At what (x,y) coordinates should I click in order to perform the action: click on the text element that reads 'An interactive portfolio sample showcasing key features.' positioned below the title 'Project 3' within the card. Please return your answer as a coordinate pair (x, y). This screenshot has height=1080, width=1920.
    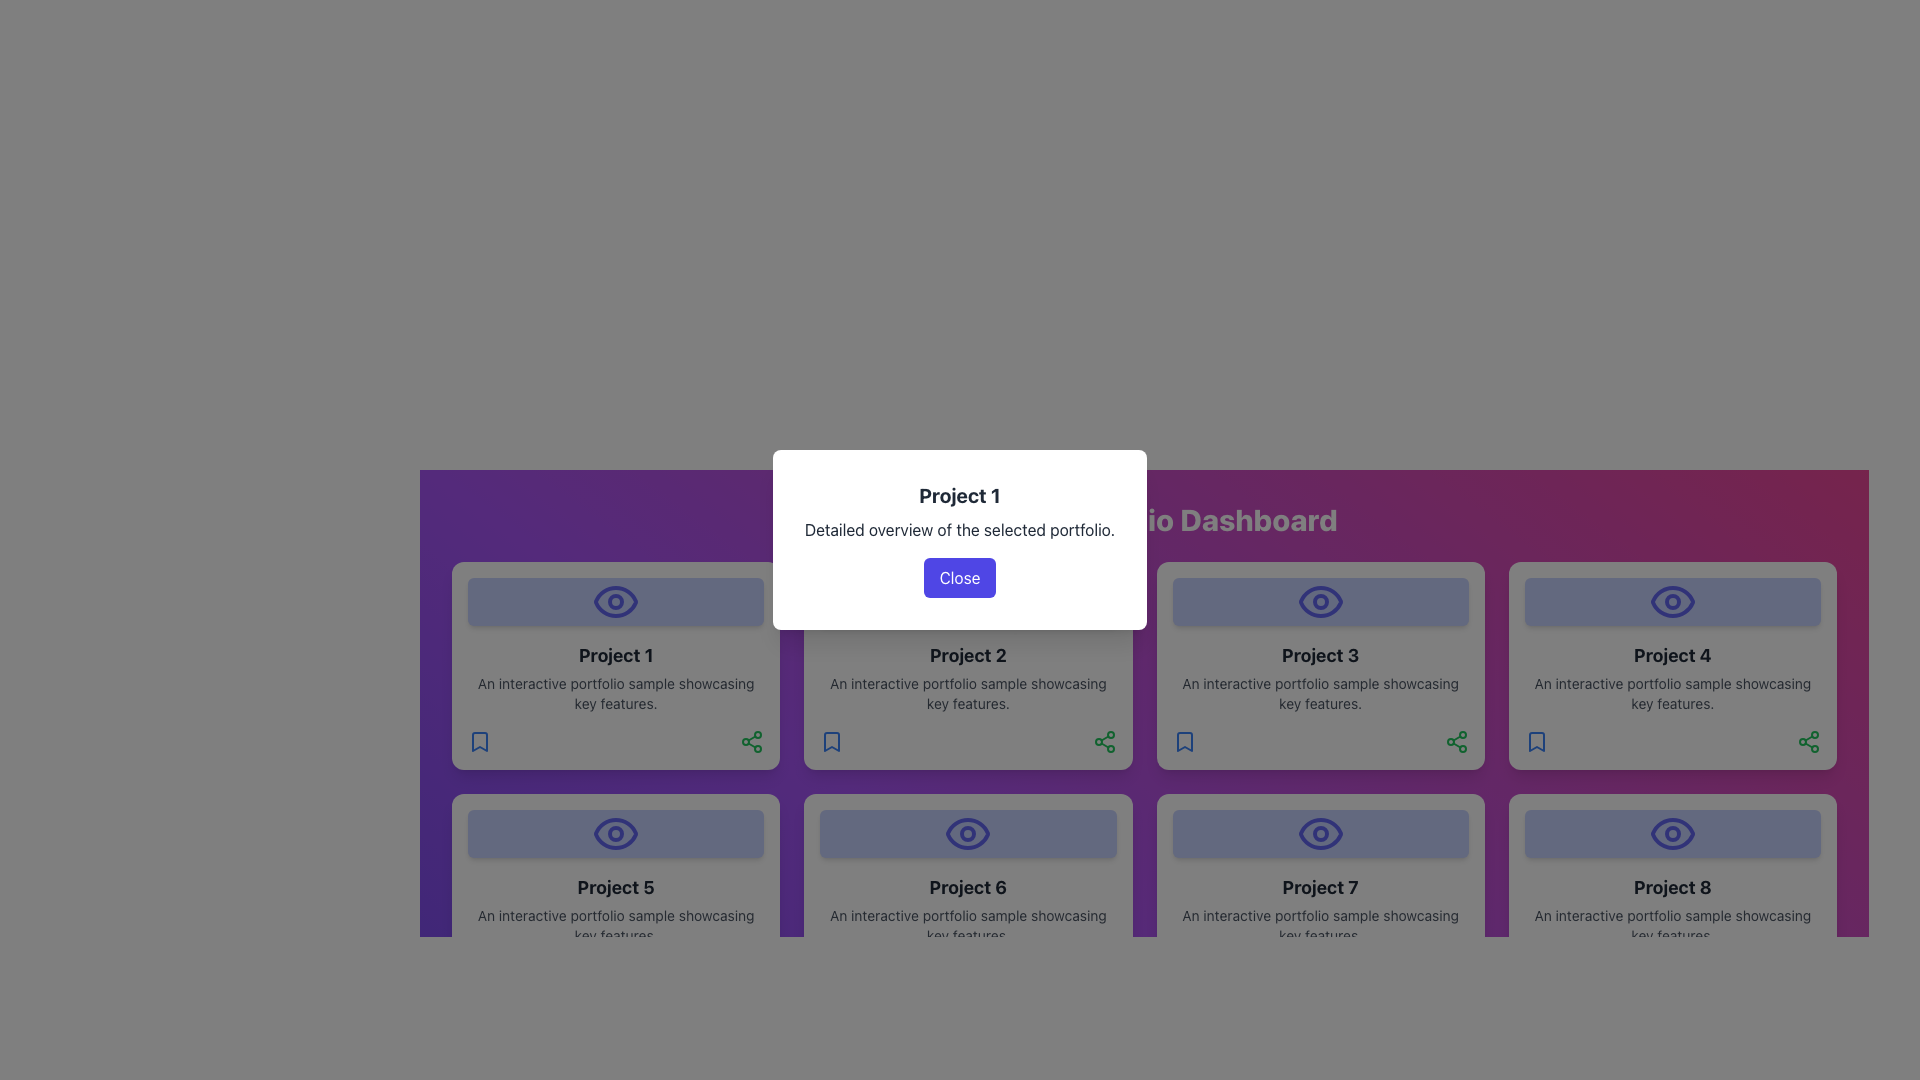
    Looking at the image, I should click on (1320, 693).